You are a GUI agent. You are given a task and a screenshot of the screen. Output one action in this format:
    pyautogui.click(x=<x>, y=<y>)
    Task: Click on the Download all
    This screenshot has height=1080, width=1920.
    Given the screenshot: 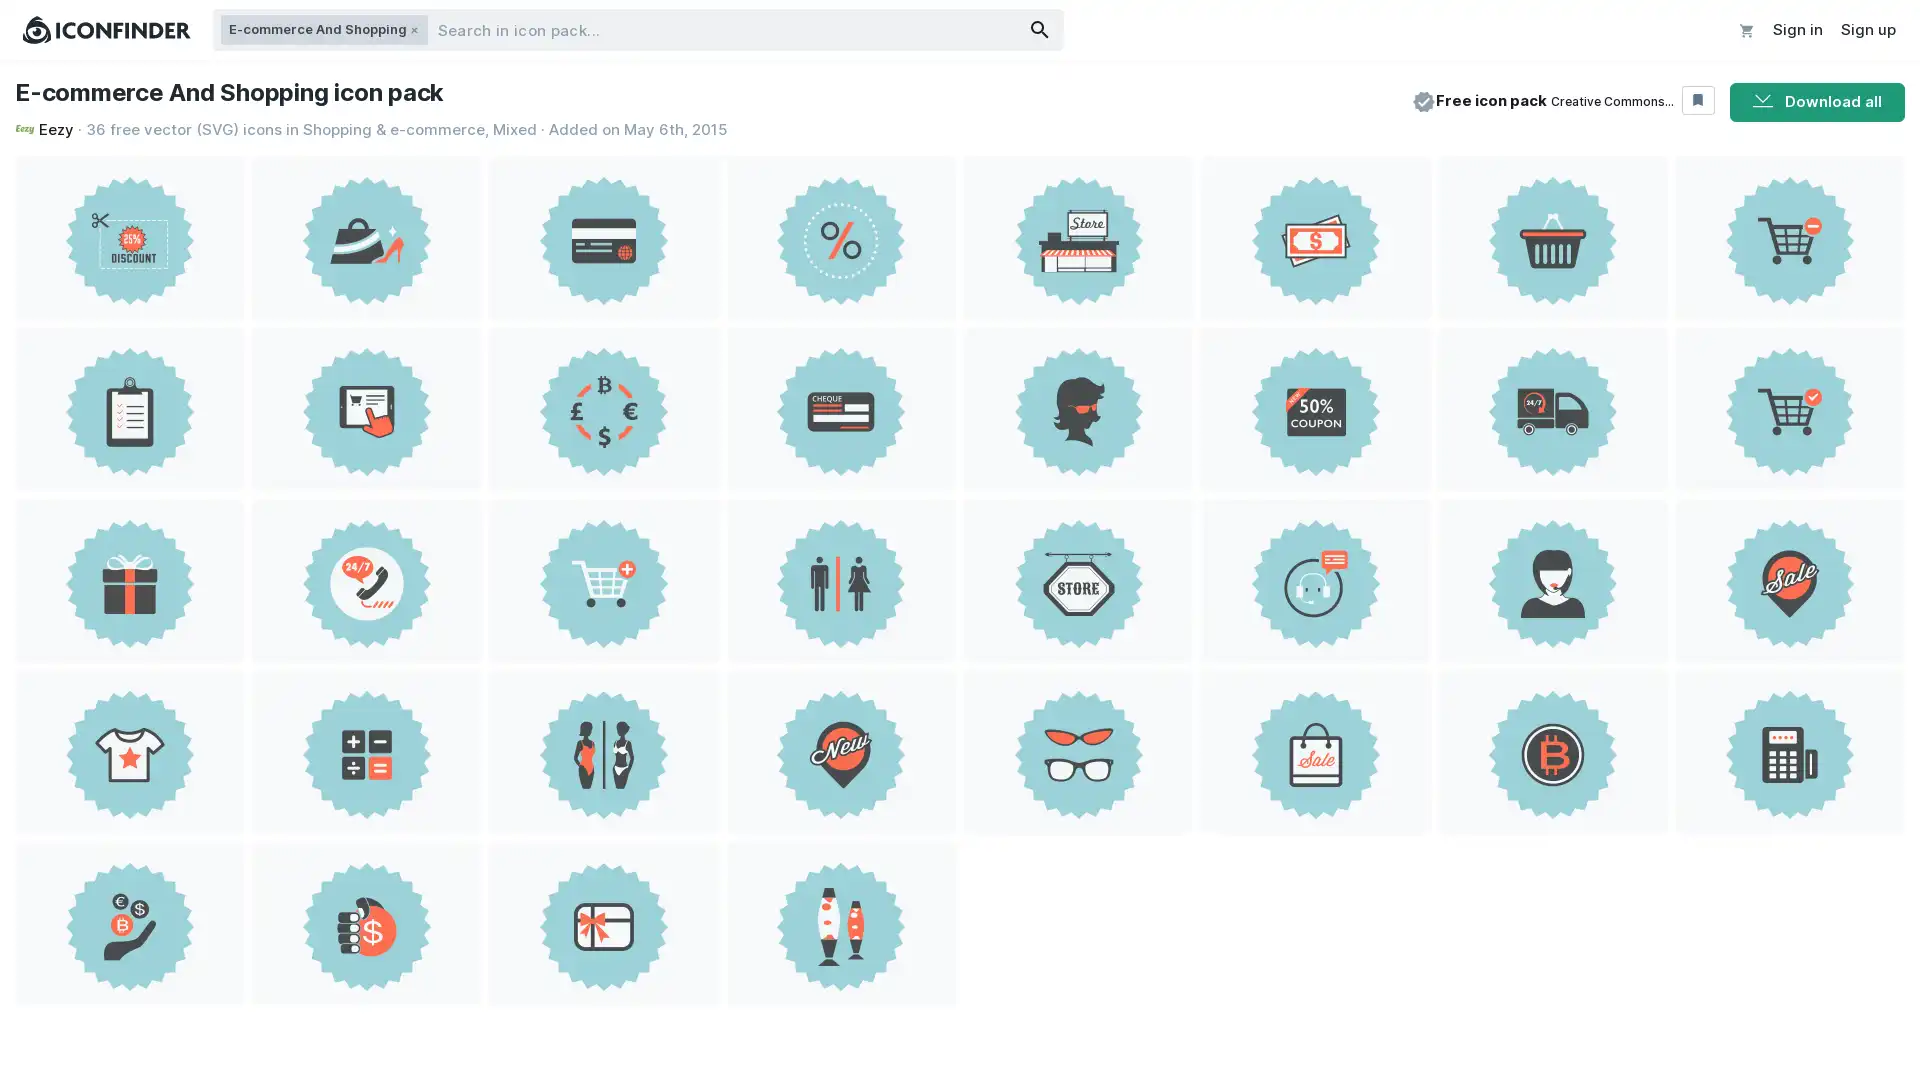 What is the action you would take?
    pyautogui.click(x=1817, y=101)
    